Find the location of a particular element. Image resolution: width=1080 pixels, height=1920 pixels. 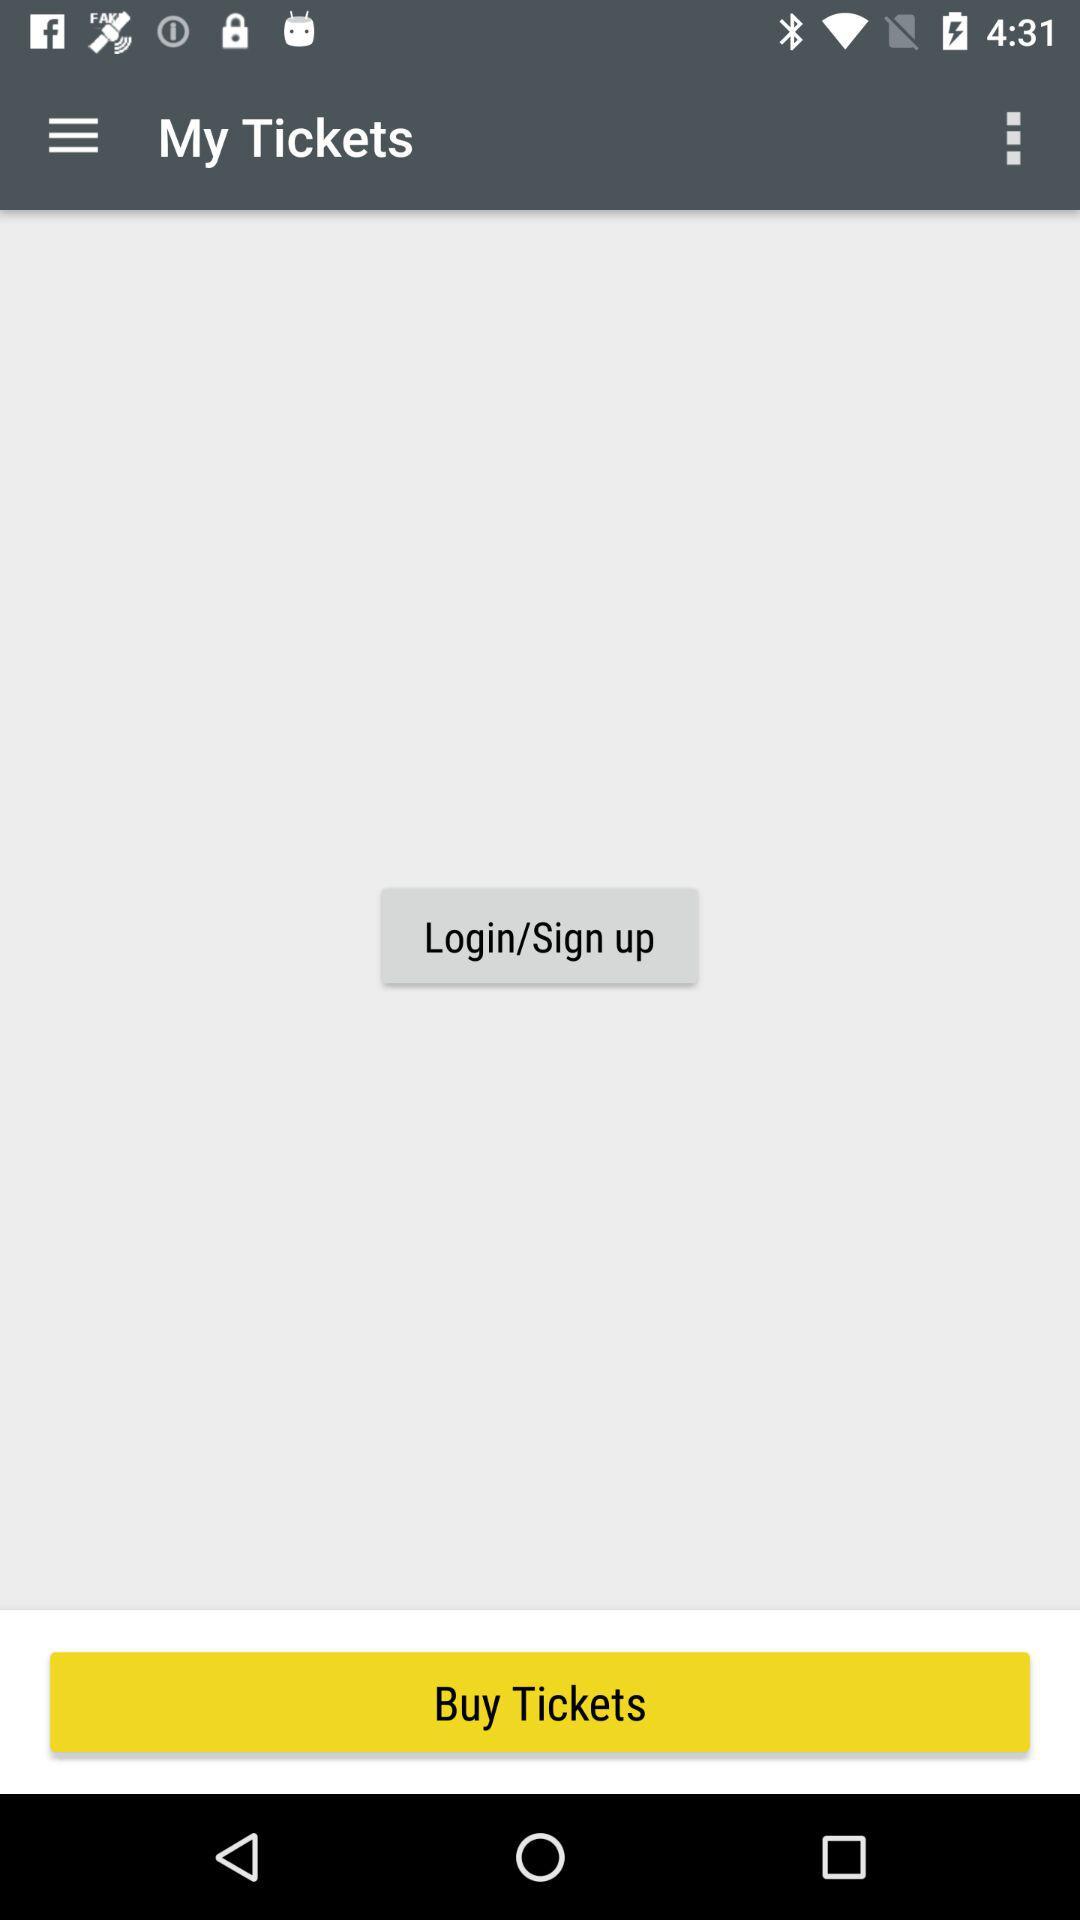

the app below my tickets item is located at coordinates (538, 935).